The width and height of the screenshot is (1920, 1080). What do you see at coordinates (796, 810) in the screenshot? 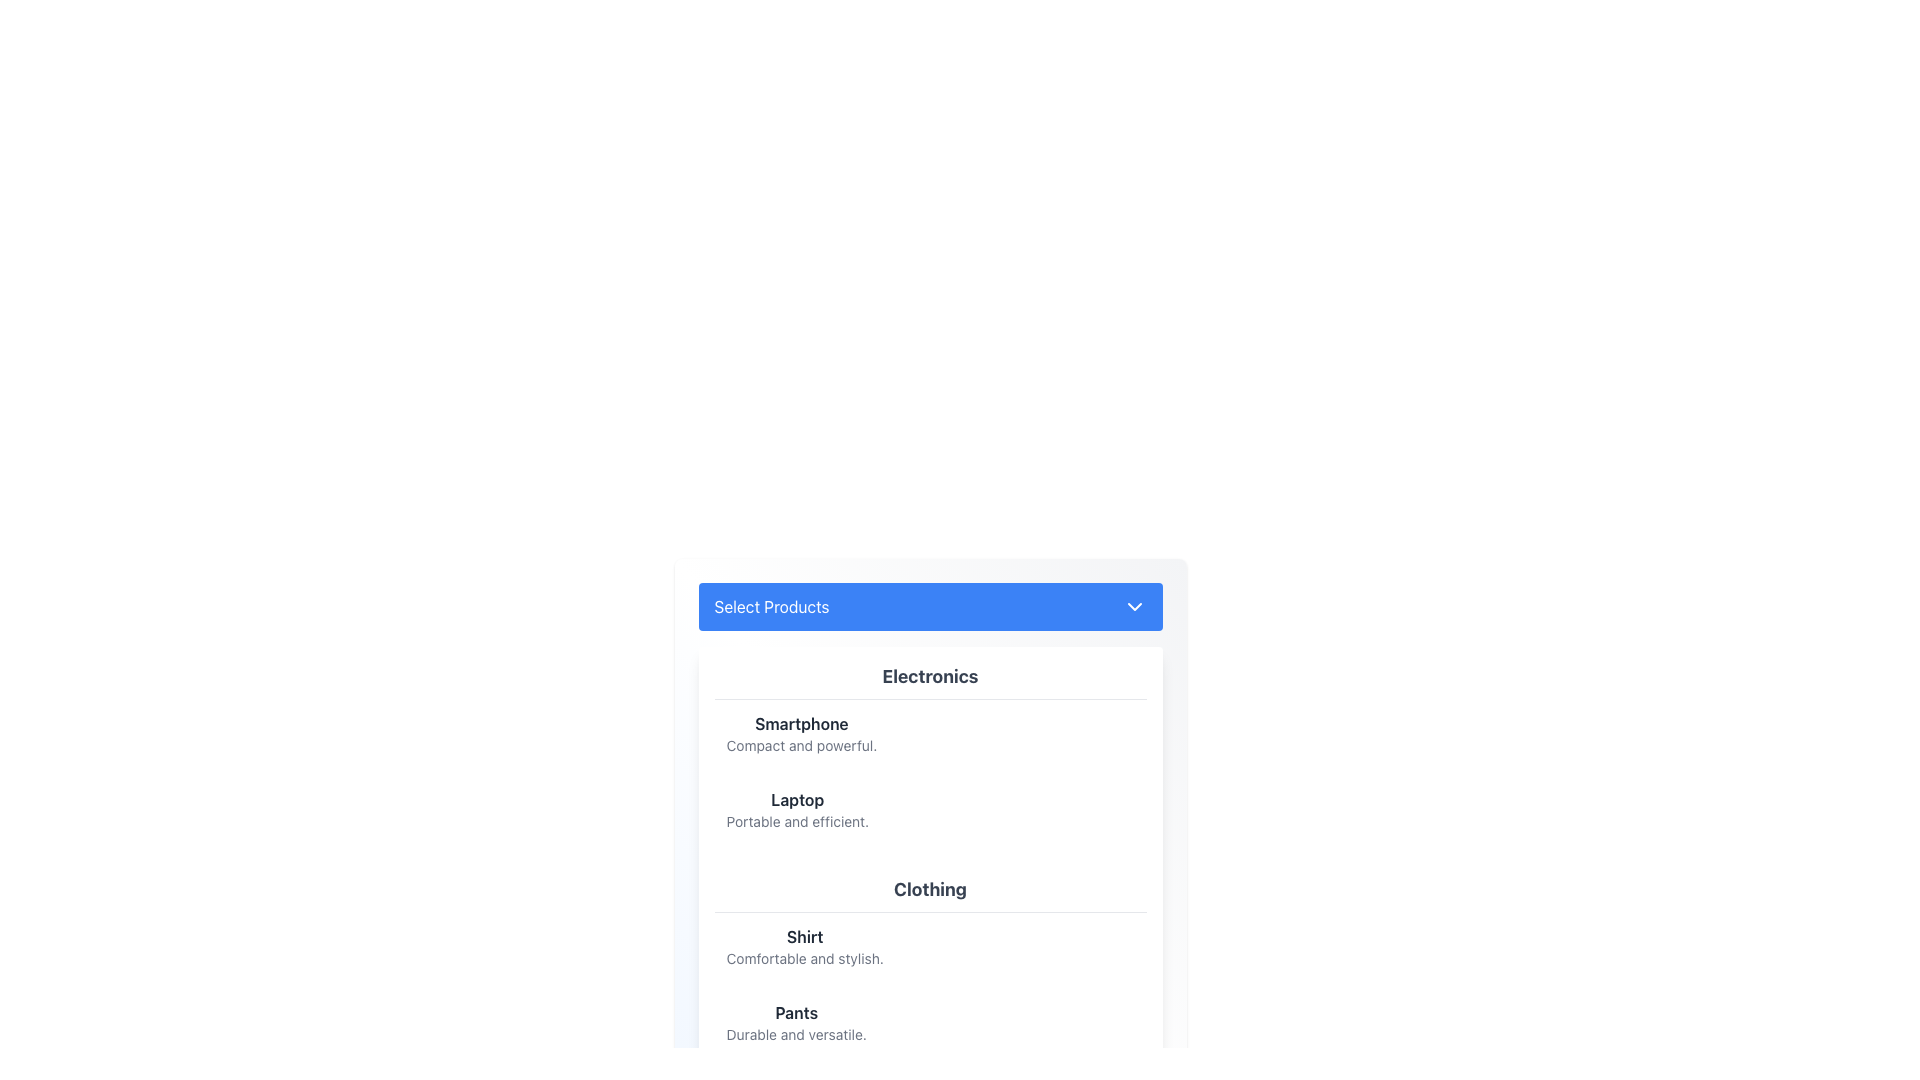
I see `the 'Laptop' product listing in the 'Electronics' category, which is the second item in the vertical list, positioned between 'Smartphone' and 'Clothing'` at bounding box center [796, 810].